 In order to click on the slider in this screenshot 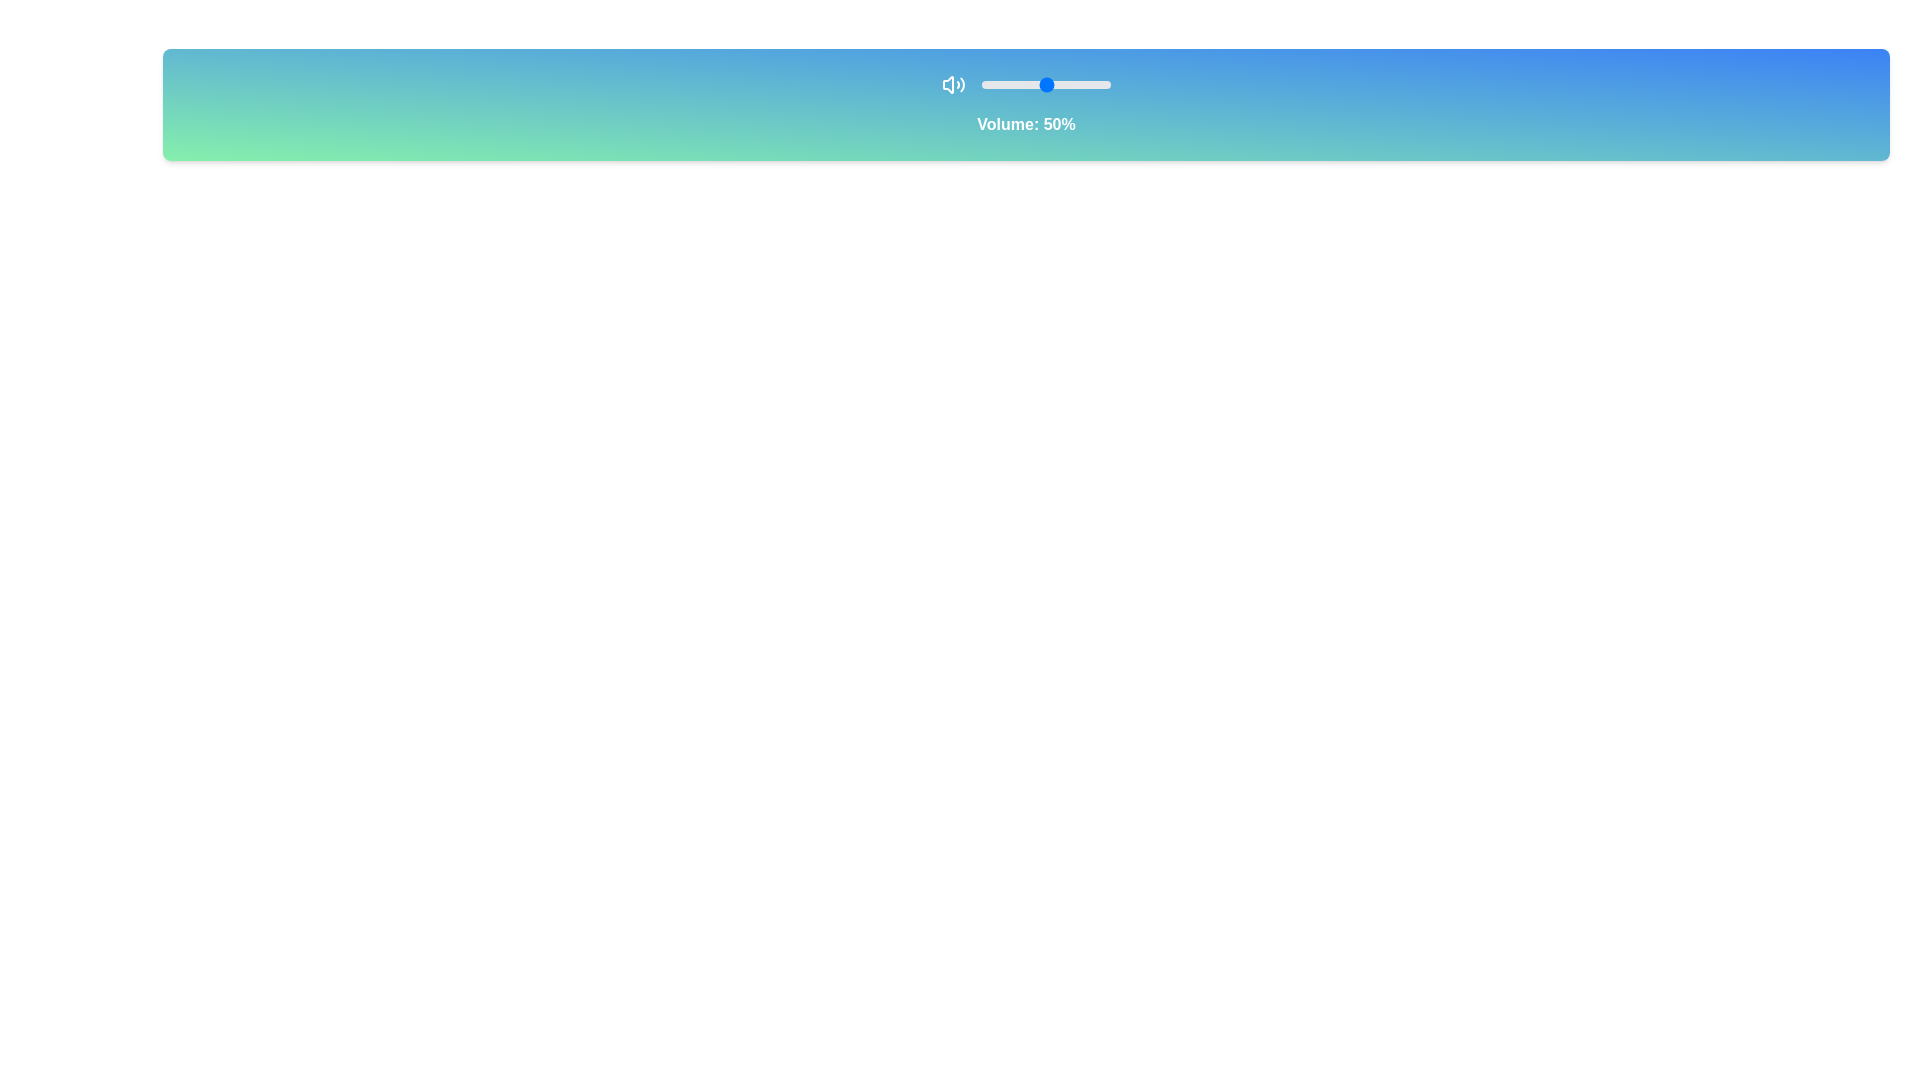, I will do `click(1040, 83)`.